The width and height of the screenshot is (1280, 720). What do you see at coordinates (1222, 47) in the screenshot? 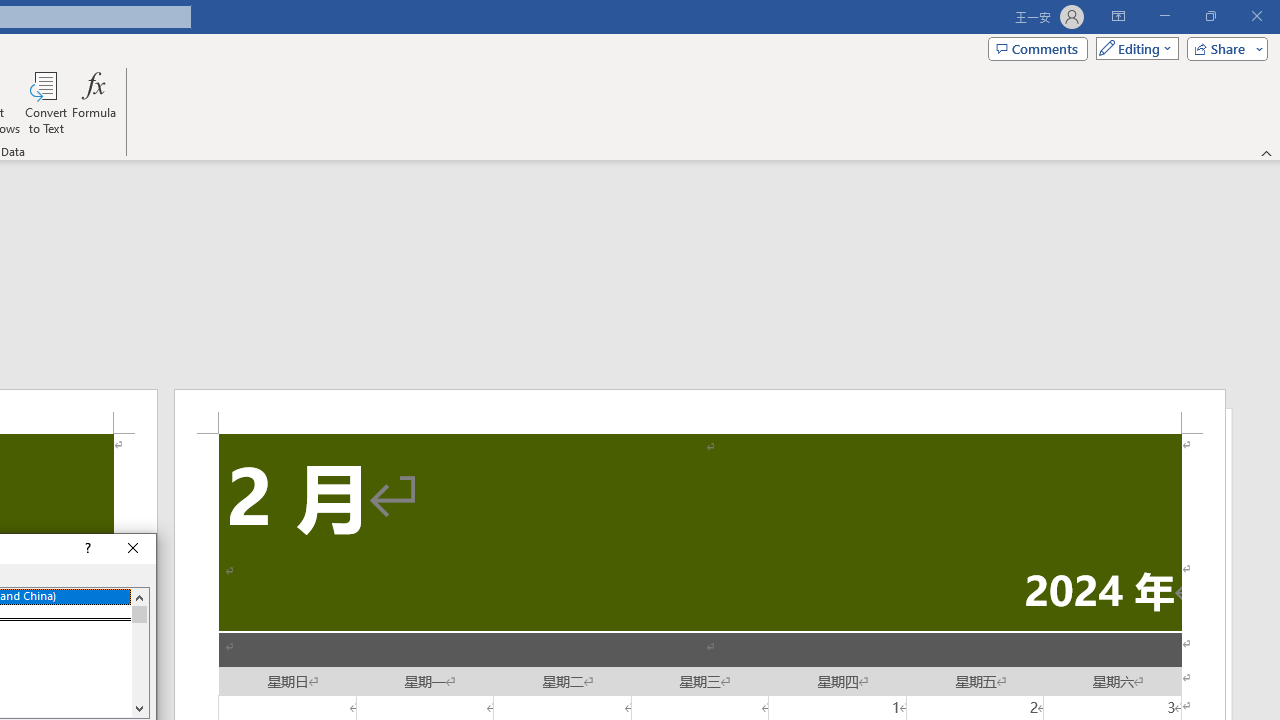
I see `'Share'` at bounding box center [1222, 47].